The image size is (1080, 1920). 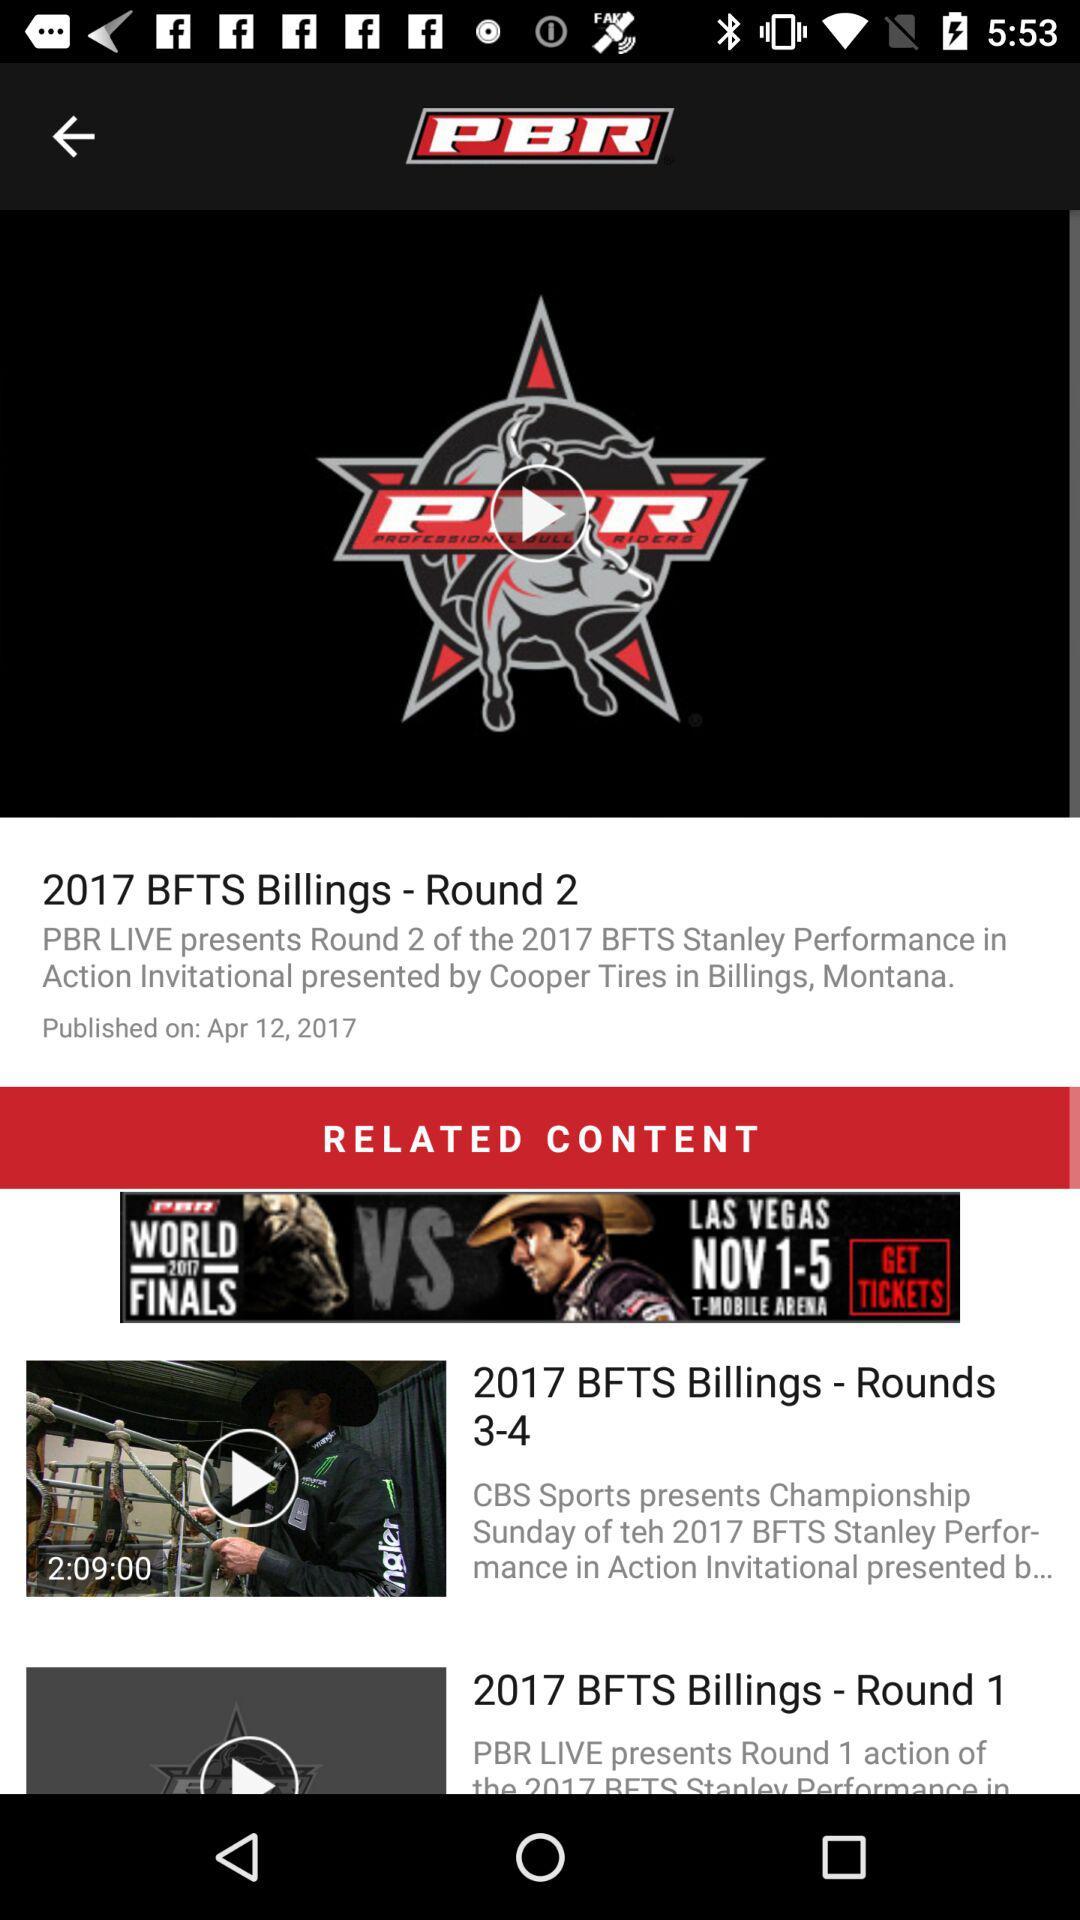 What do you see at coordinates (540, 1256) in the screenshot?
I see `in app advertisement` at bounding box center [540, 1256].